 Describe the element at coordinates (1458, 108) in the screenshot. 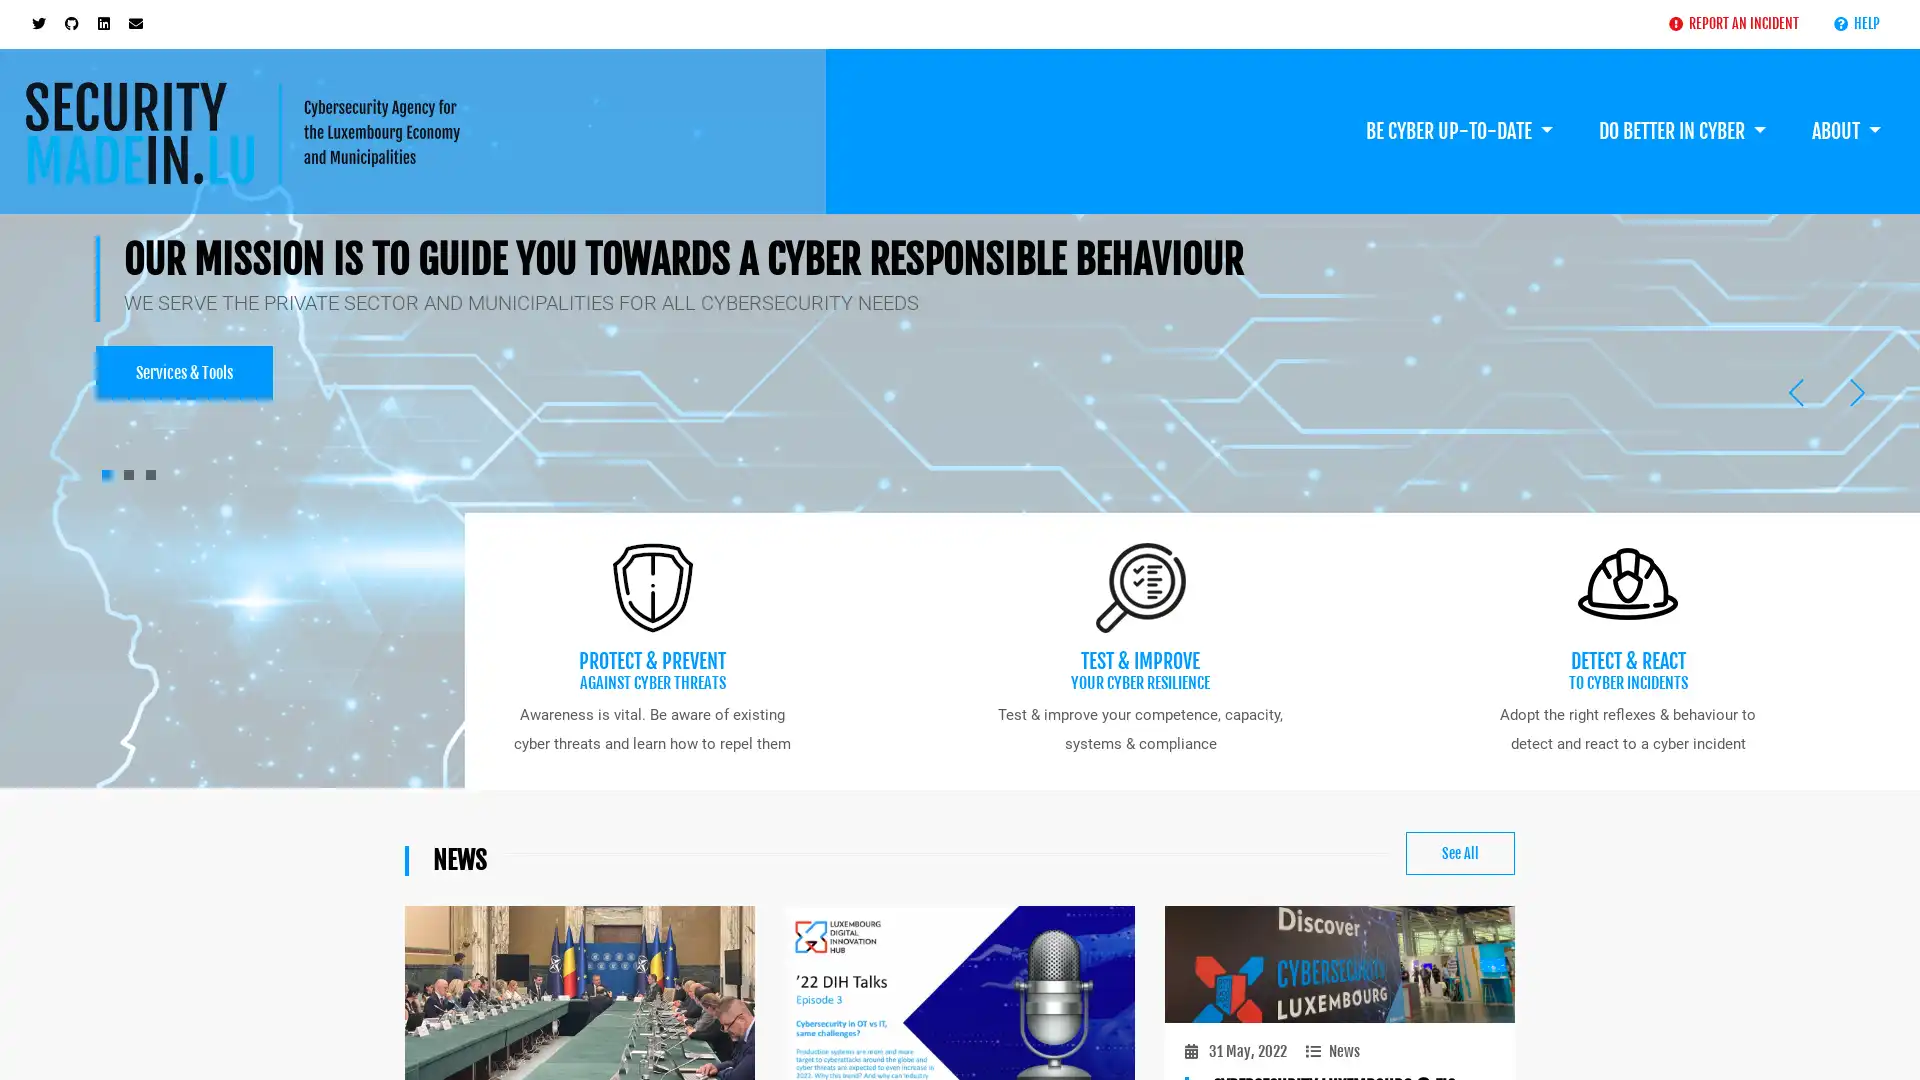

I see `BE CYBER UP-TO-DATE` at that location.